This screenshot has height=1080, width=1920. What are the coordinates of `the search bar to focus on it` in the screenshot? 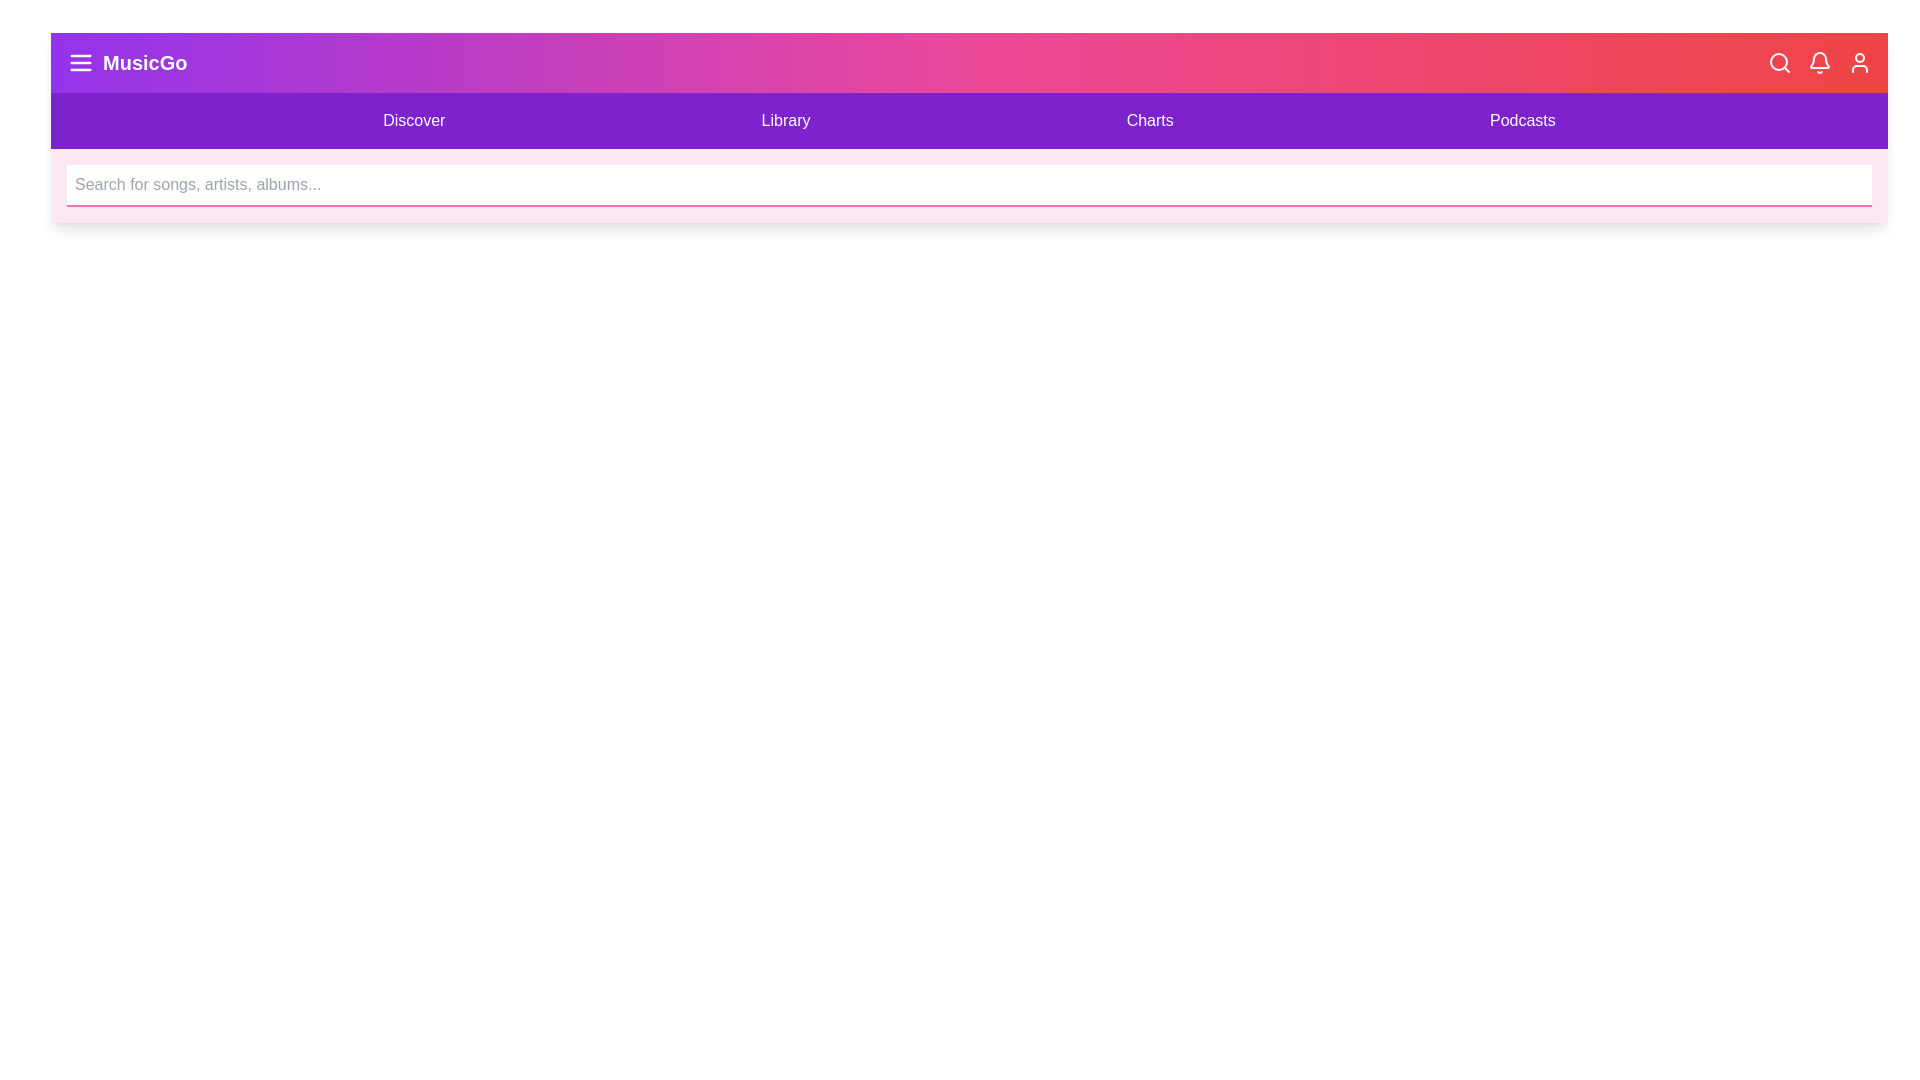 It's located at (969, 185).